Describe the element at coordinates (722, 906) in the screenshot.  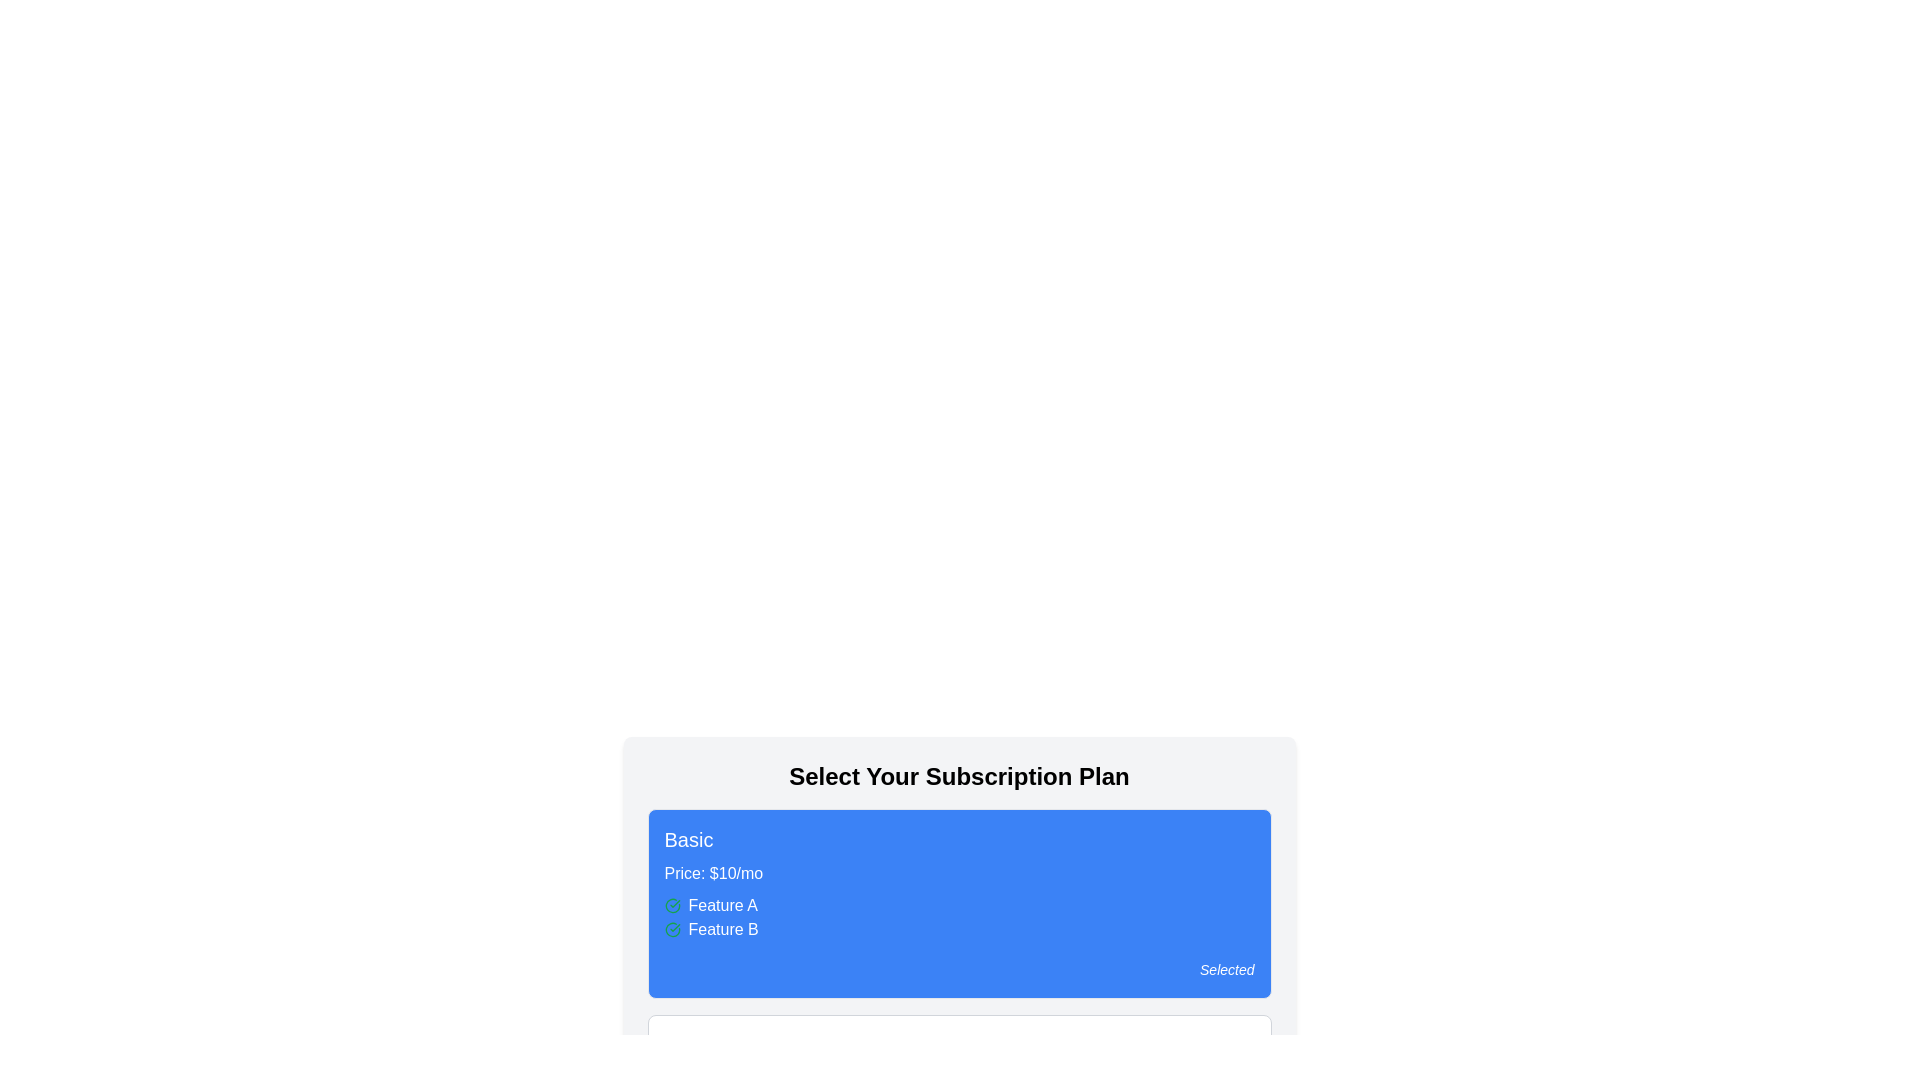
I see `the Text Label that presents the feature detail for the 'Basic' subscription plan, which is the first feature listed under the 'Basic' plan and accompanied by a checkmark icon` at that location.